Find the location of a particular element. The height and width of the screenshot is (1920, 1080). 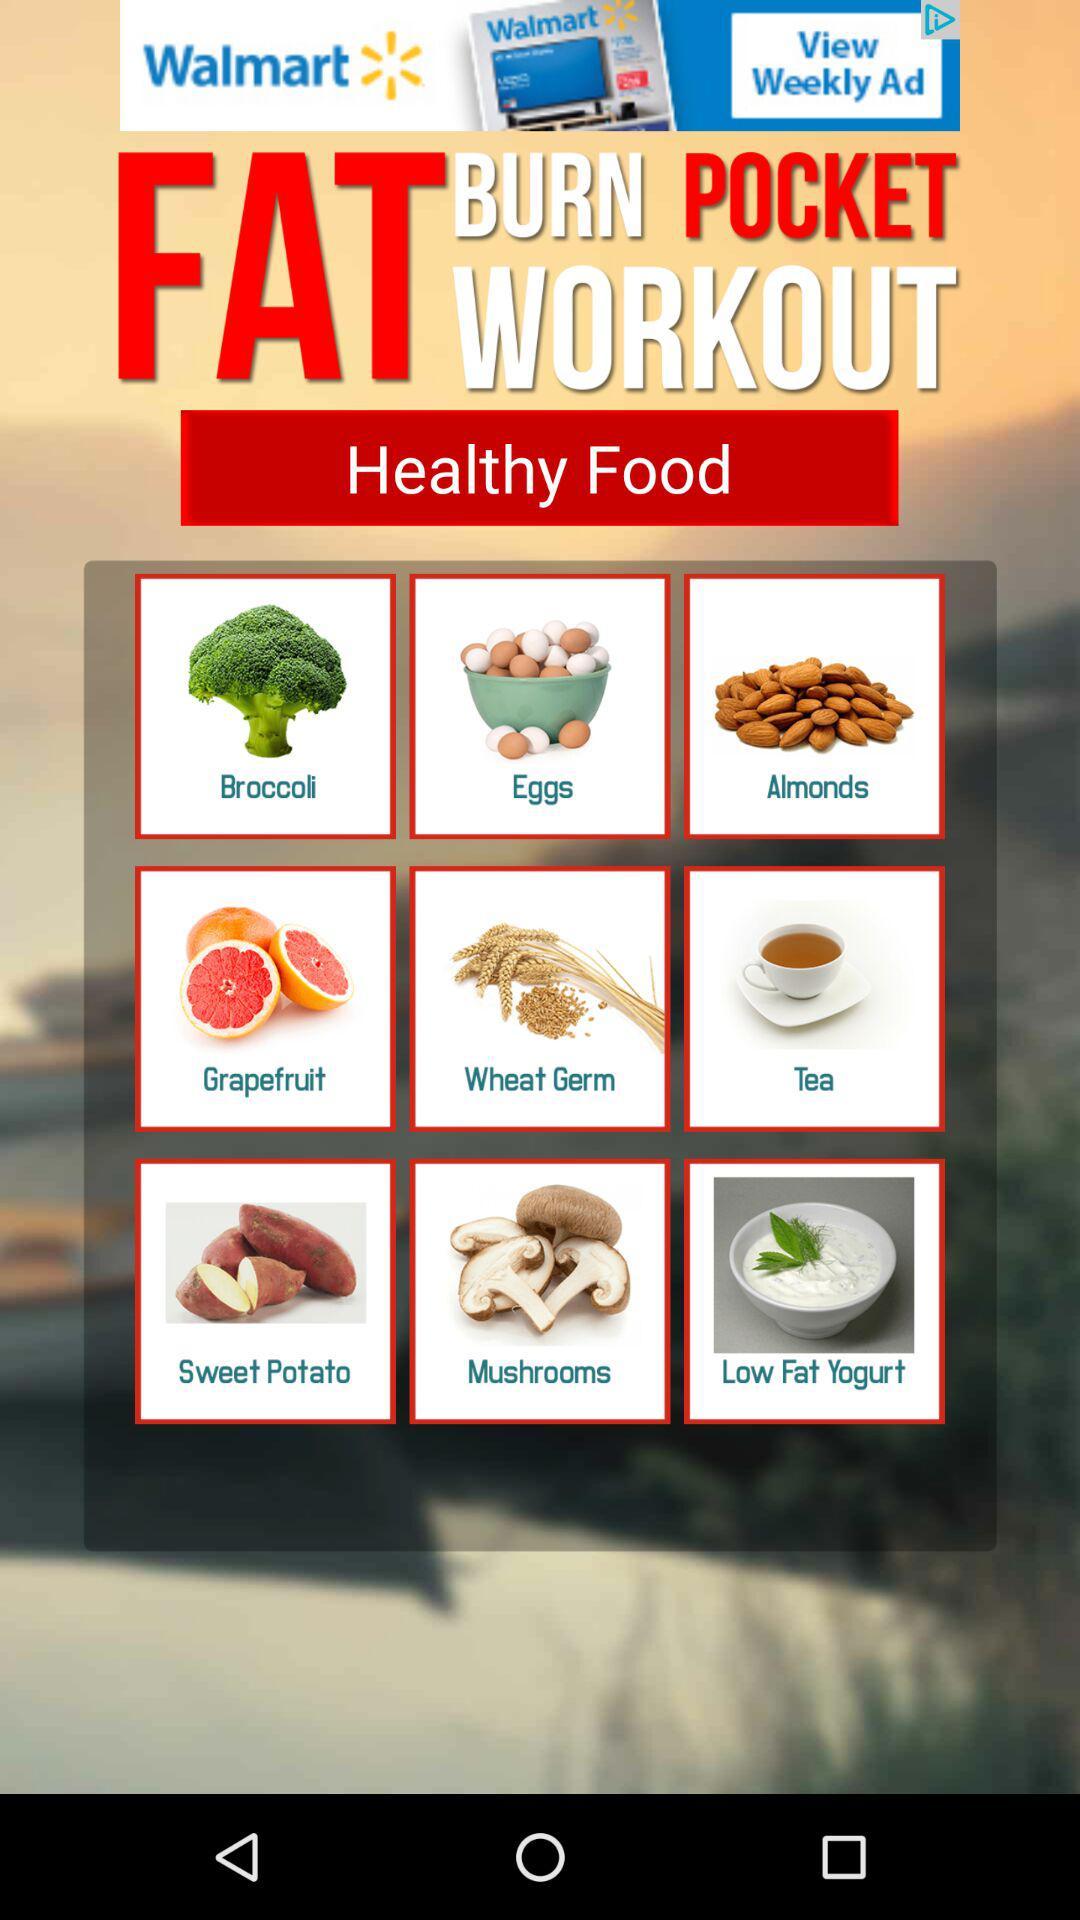

almonds is located at coordinates (814, 706).